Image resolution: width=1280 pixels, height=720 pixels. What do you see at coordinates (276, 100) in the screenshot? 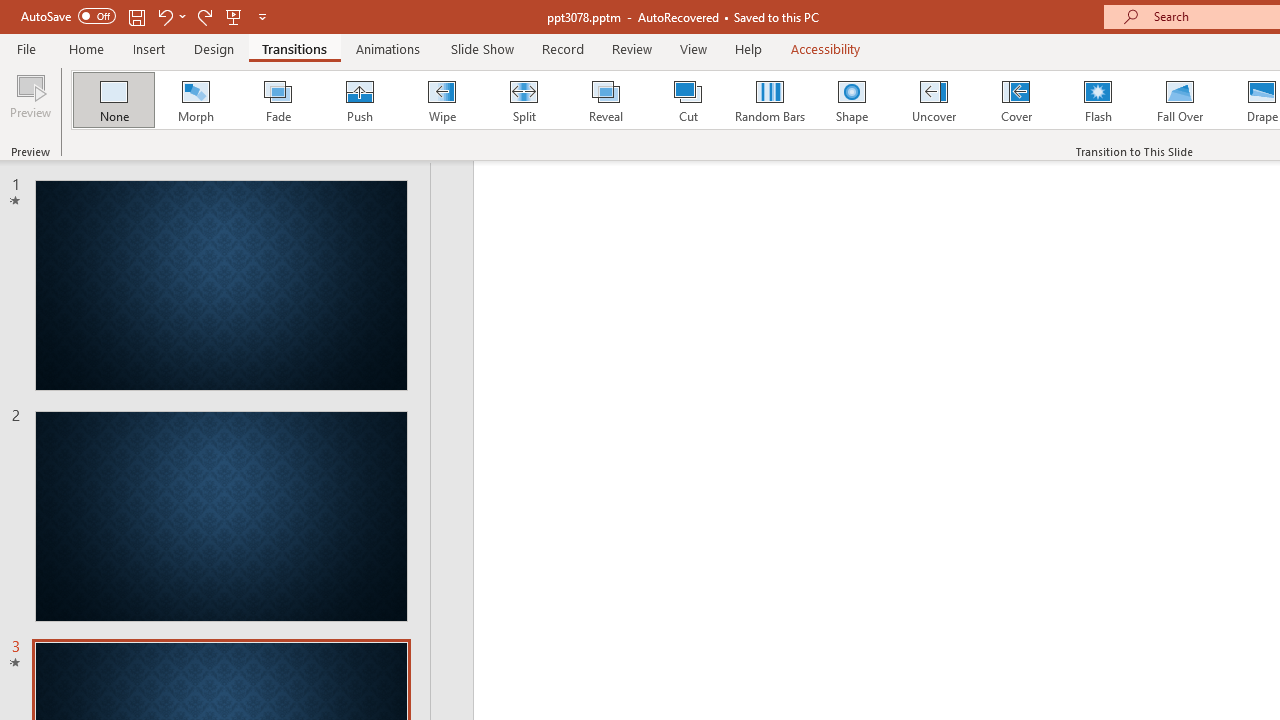
I see `'Fade'` at bounding box center [276, 100].